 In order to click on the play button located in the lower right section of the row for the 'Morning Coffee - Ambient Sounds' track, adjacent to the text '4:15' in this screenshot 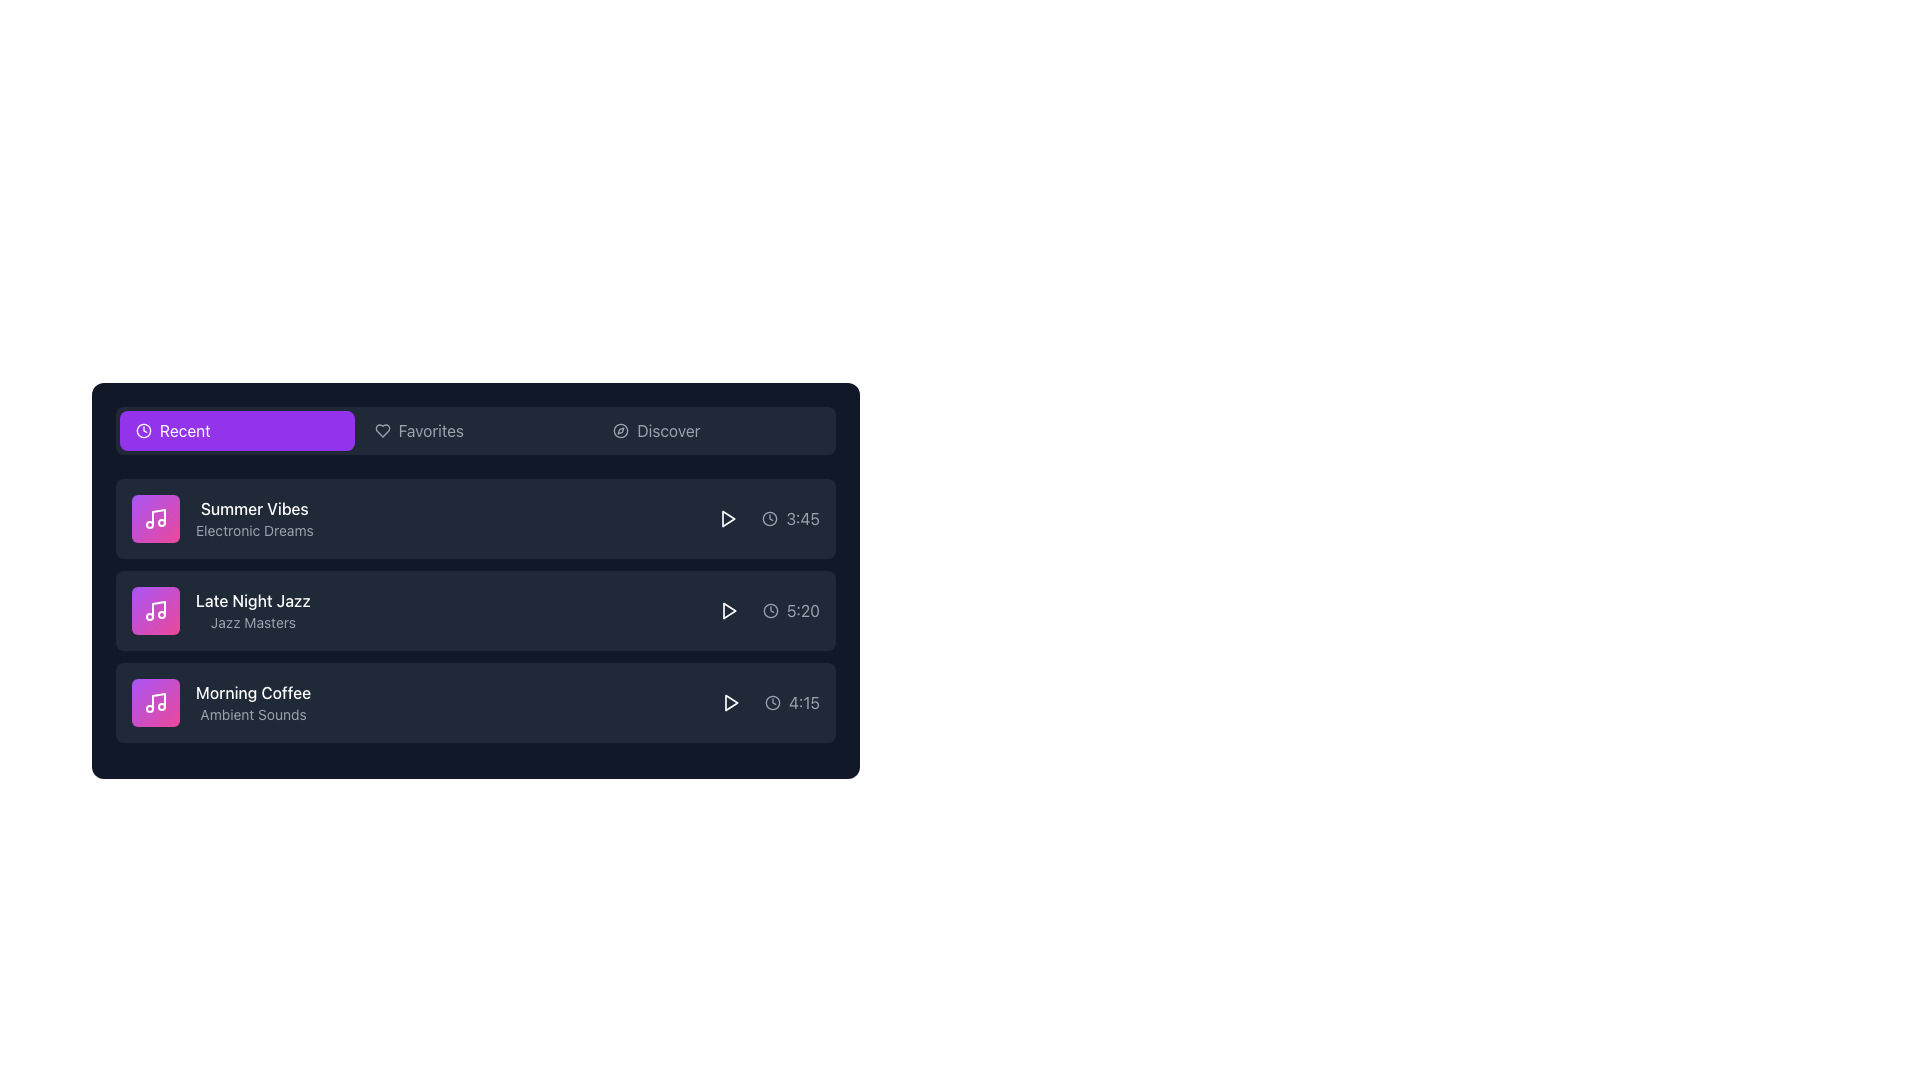, I will do `click(729, 701)`.